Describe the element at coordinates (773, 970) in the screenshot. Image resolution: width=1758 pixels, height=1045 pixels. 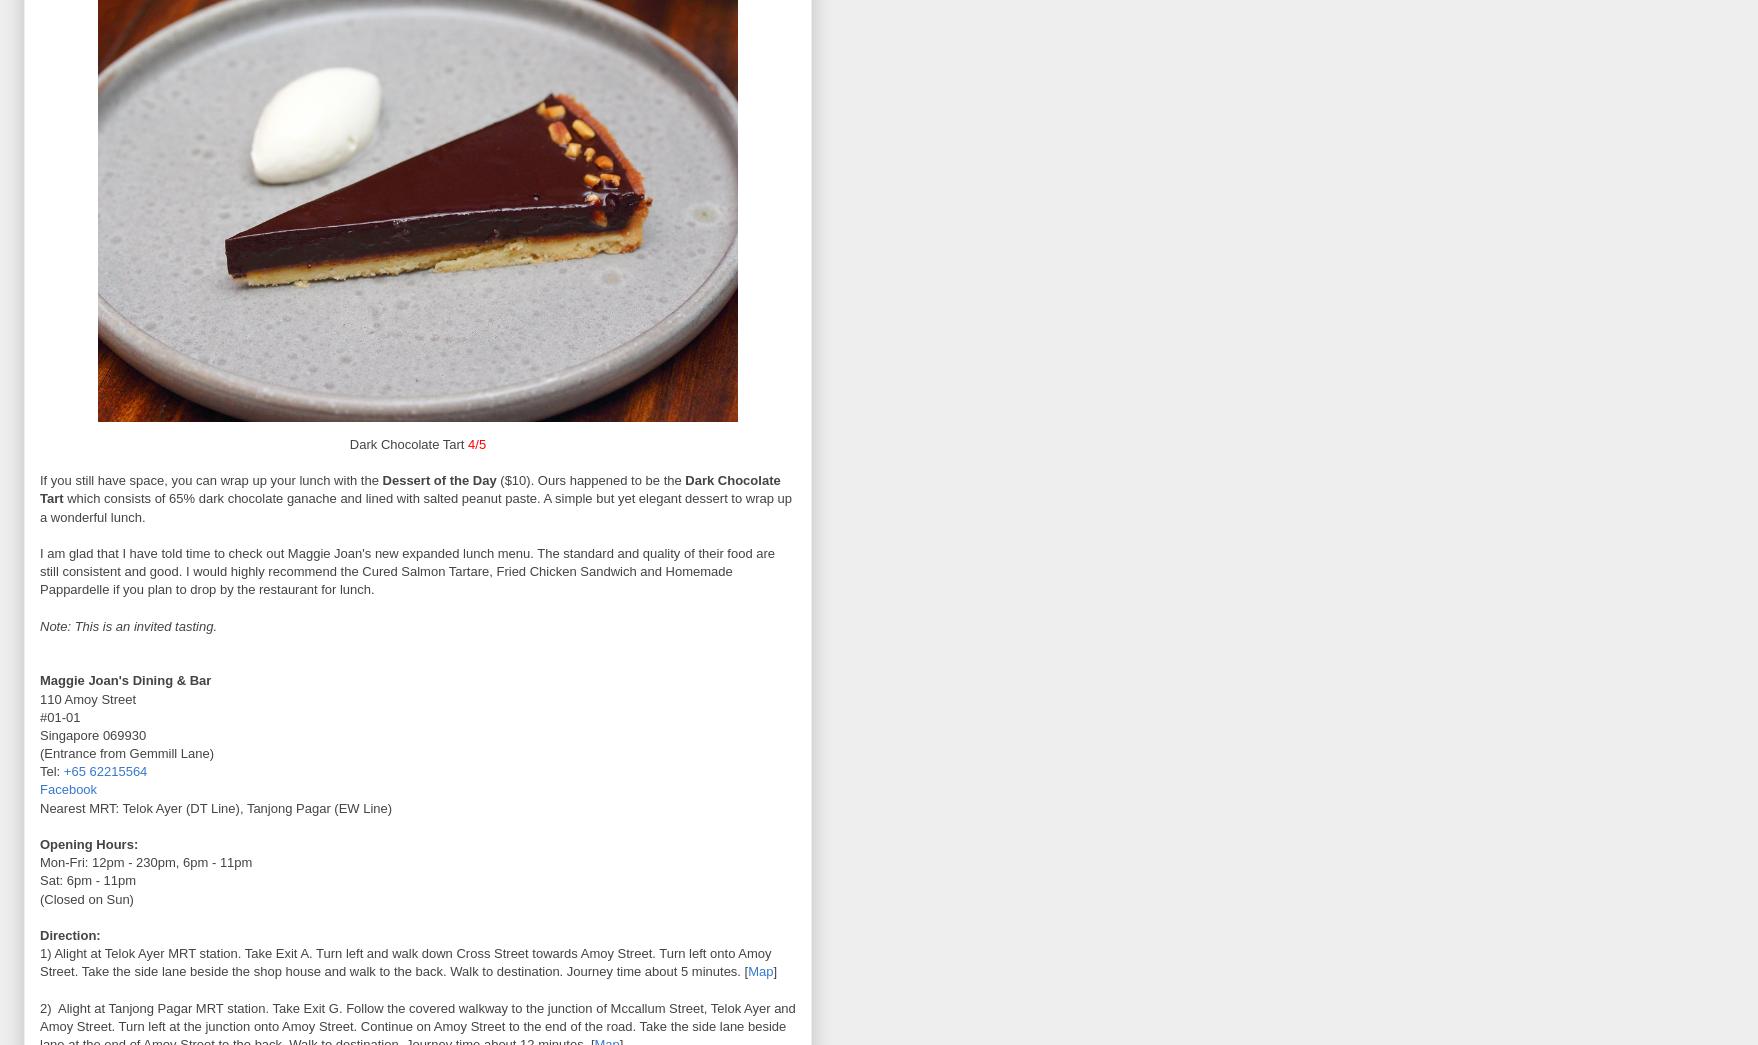
I see `']'` at that location.